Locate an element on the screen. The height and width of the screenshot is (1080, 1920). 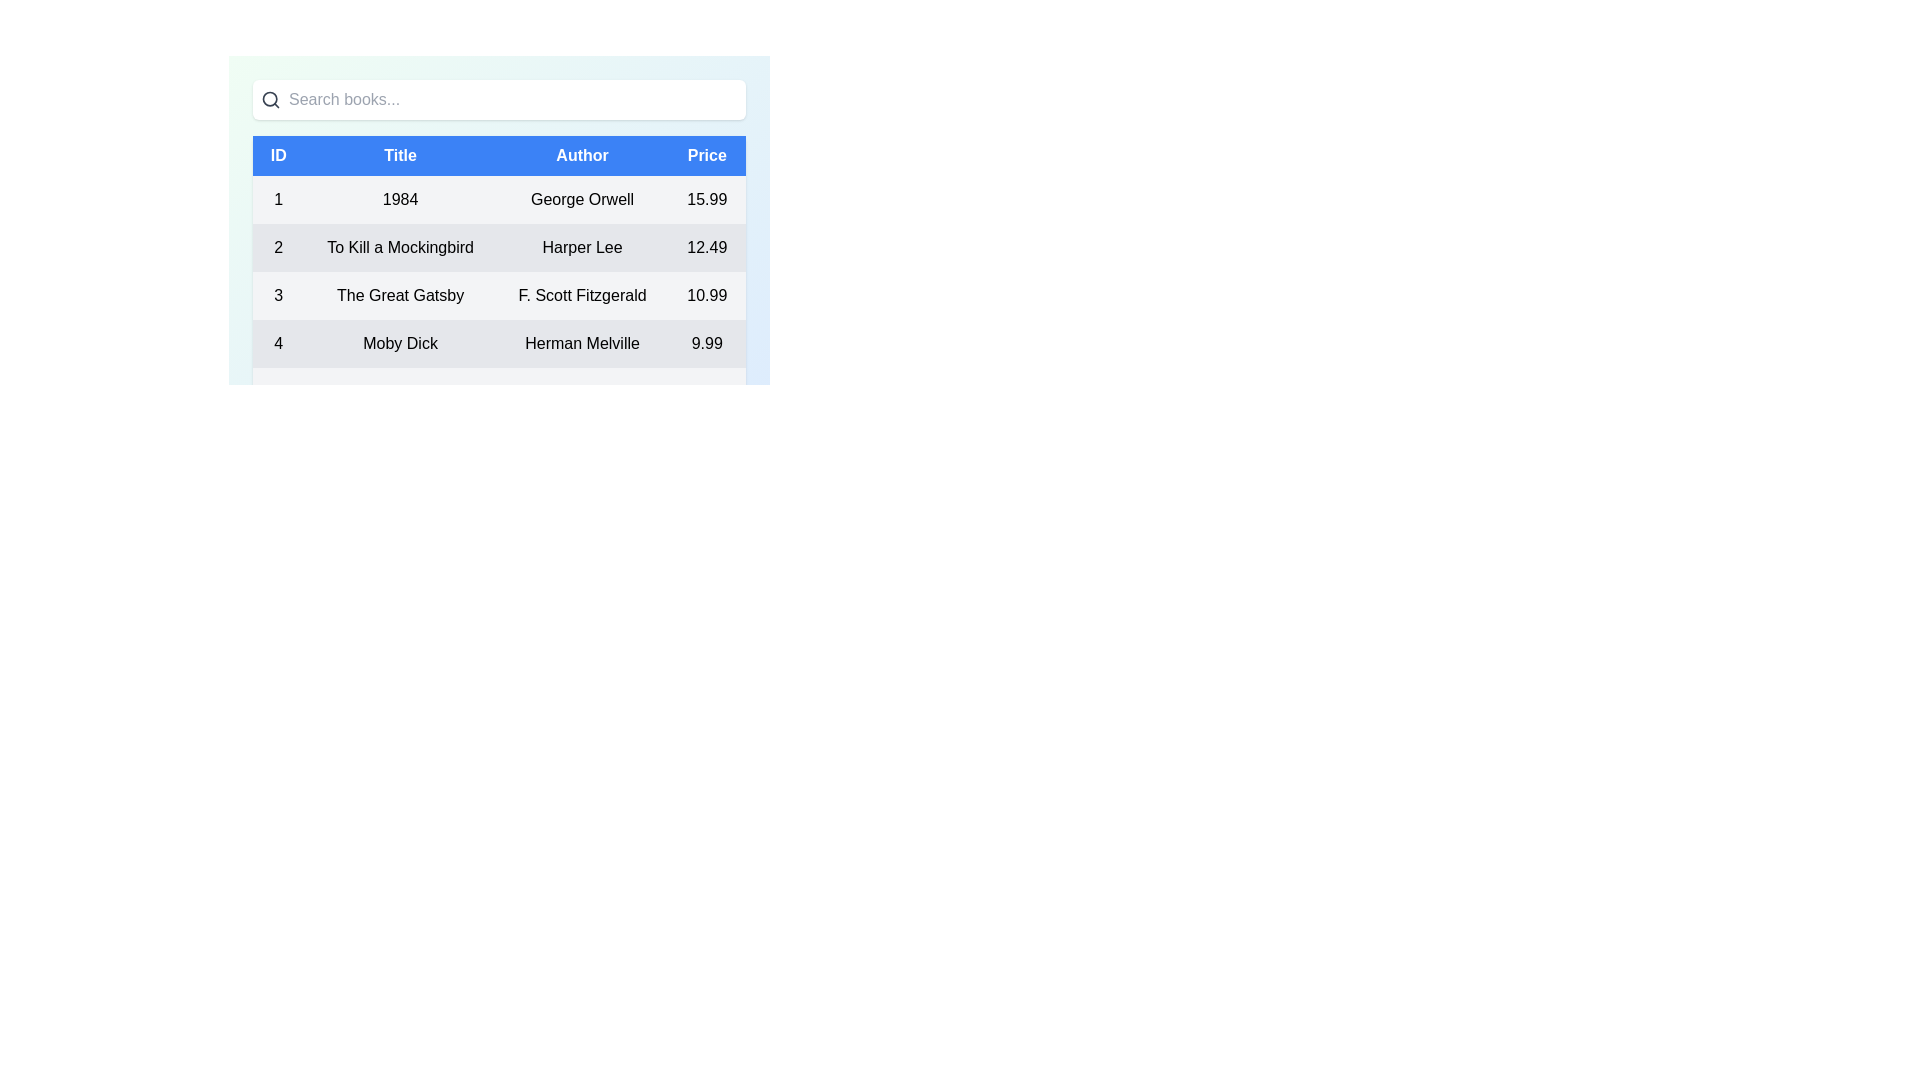
the numeric element displaying the number '1' in the leftmost cell of the table row for the book '1984' by George Orwell is located at coordinates (277, 200).